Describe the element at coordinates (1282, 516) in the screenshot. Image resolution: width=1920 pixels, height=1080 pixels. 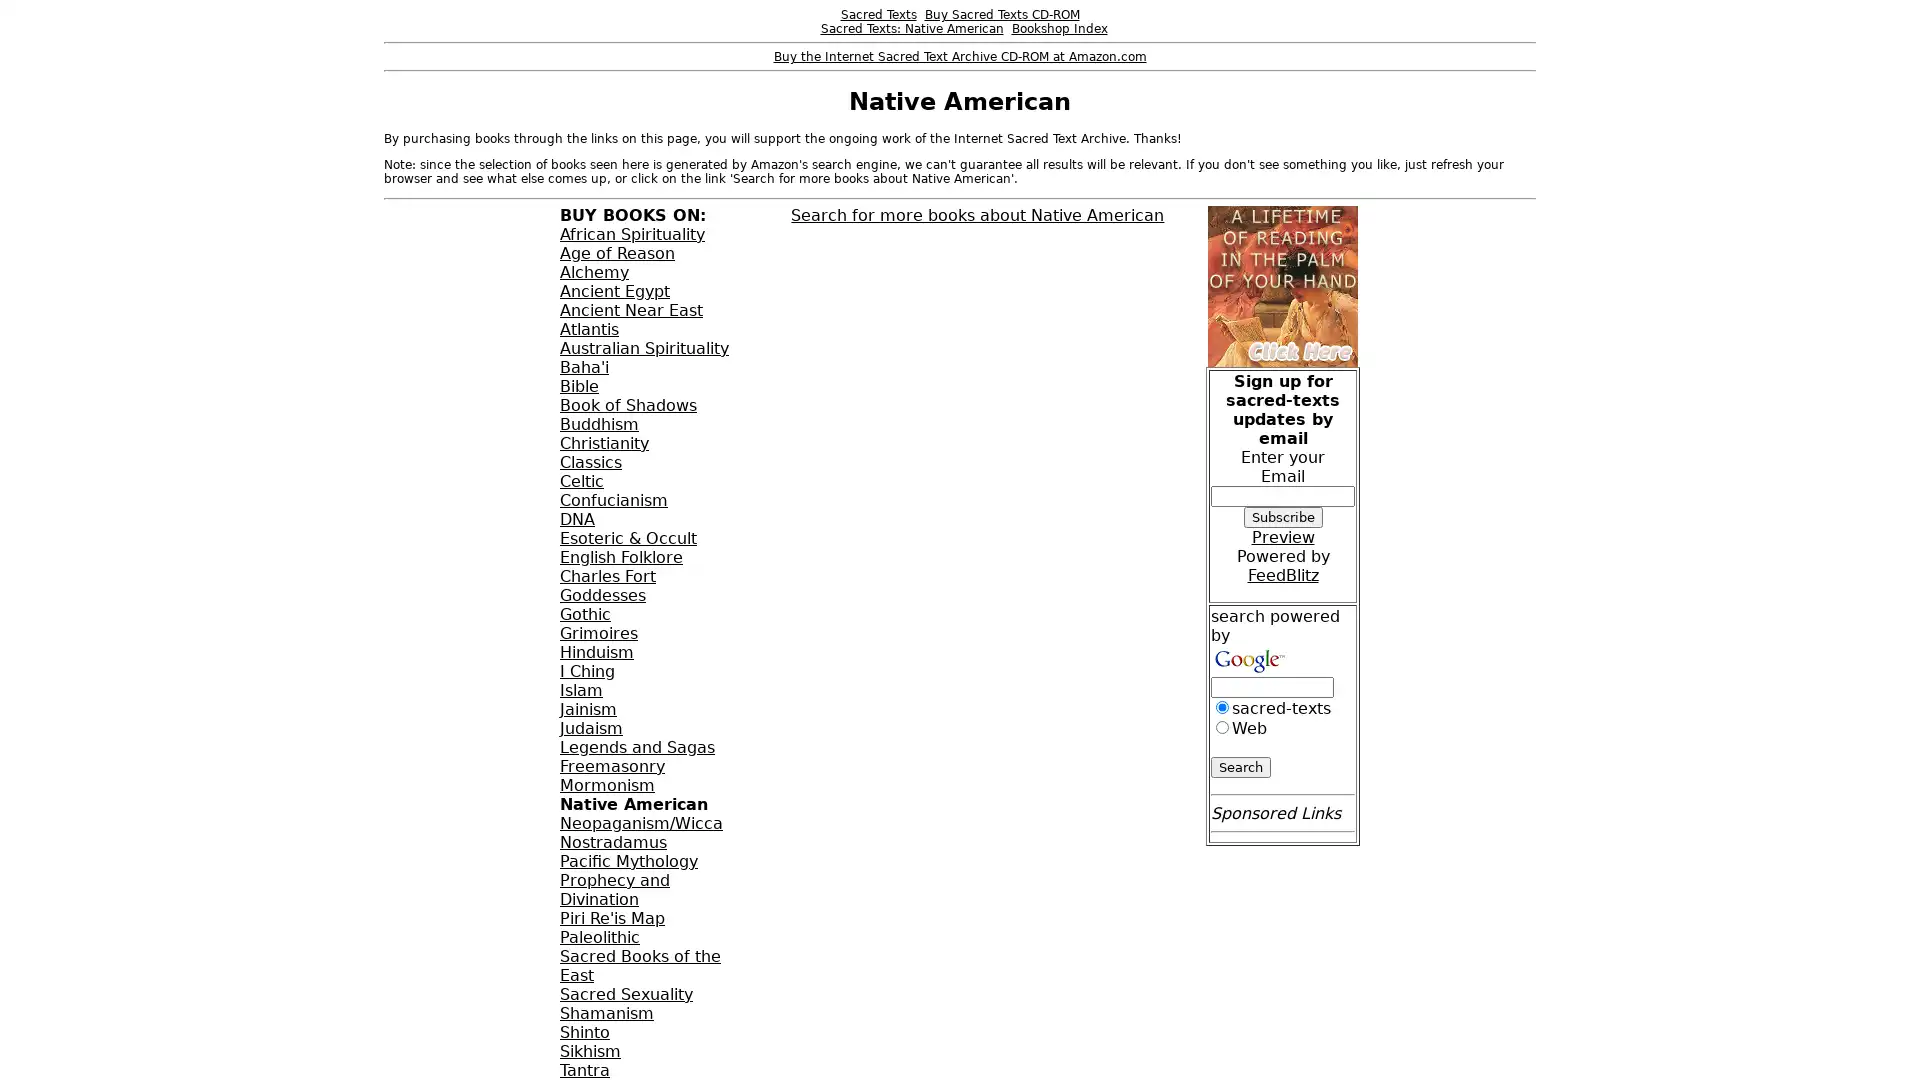
I see `Subscribe` at that location.